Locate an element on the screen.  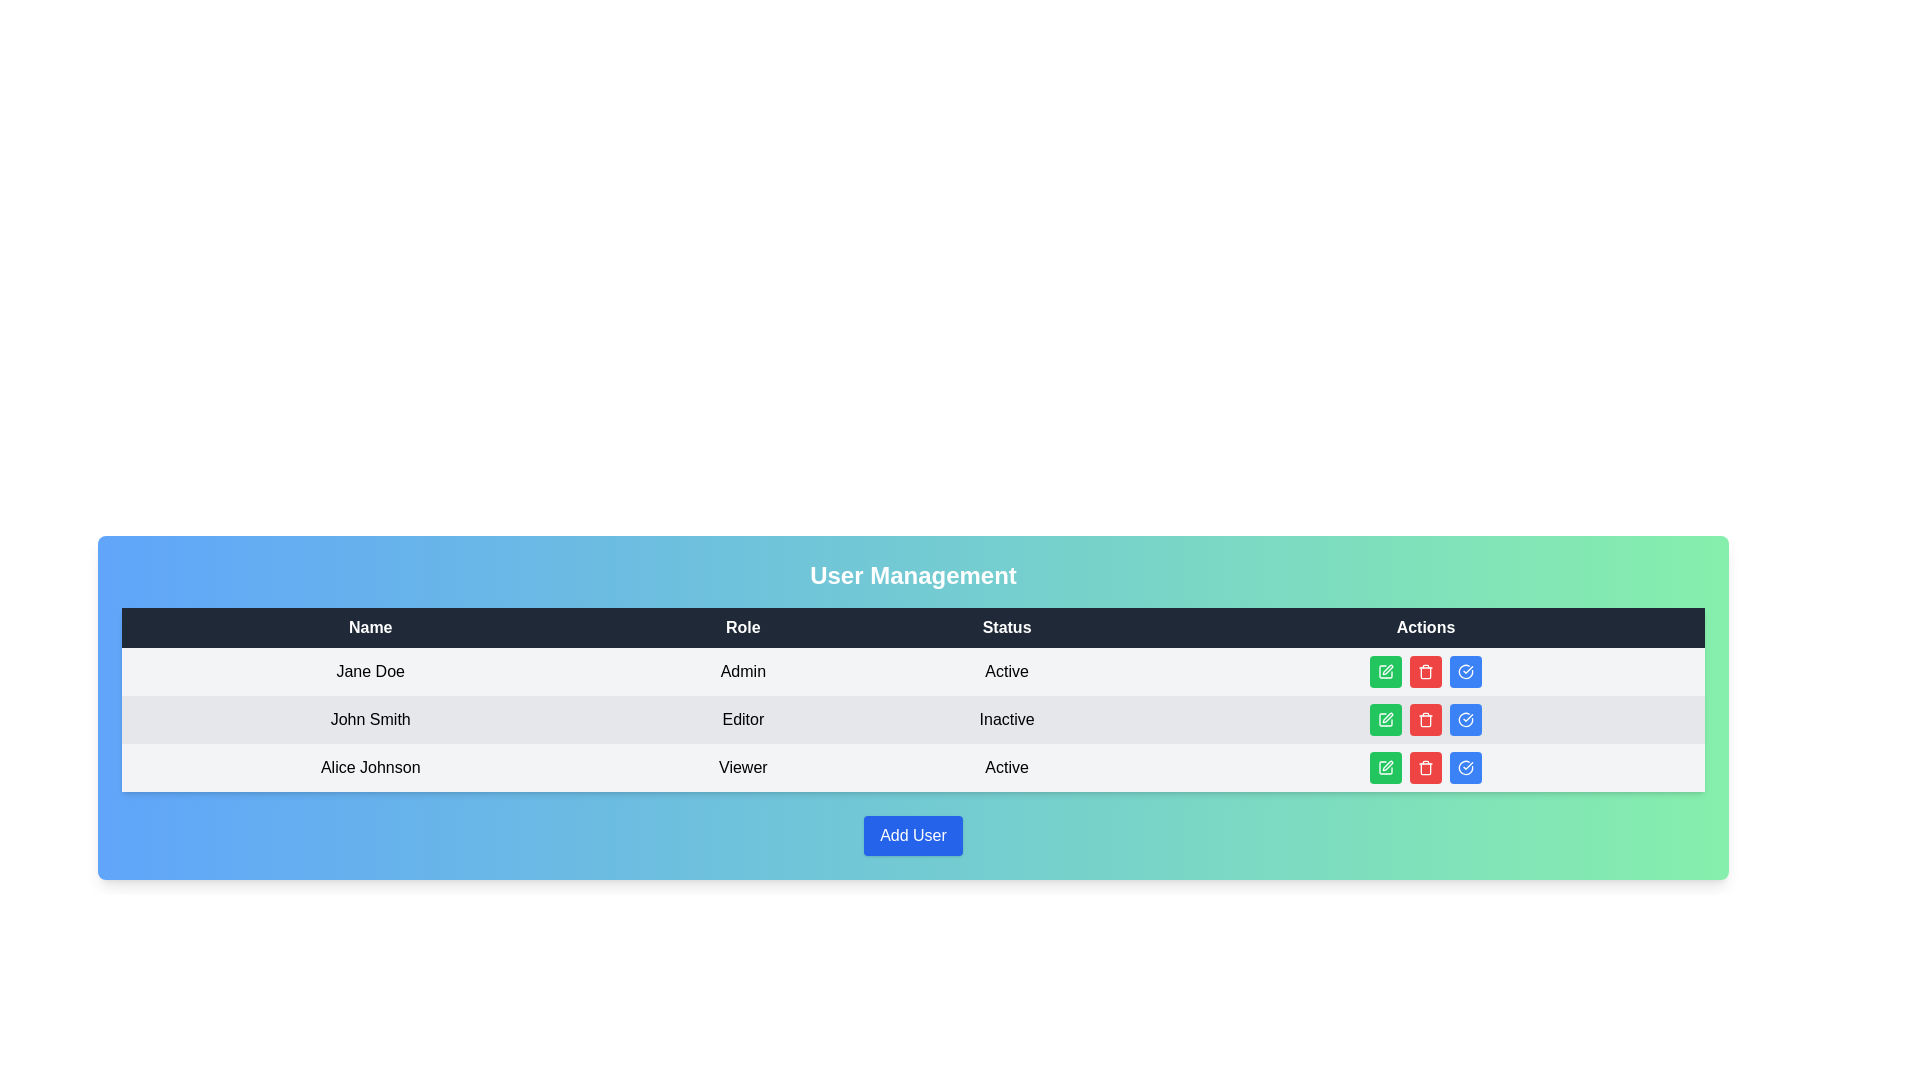
the delete action button, which is the second button from the left in the 'Actions' column of the second row in the table, positioned between a green edit button and a blue confirmation button is located at coordinates (1424, 720).